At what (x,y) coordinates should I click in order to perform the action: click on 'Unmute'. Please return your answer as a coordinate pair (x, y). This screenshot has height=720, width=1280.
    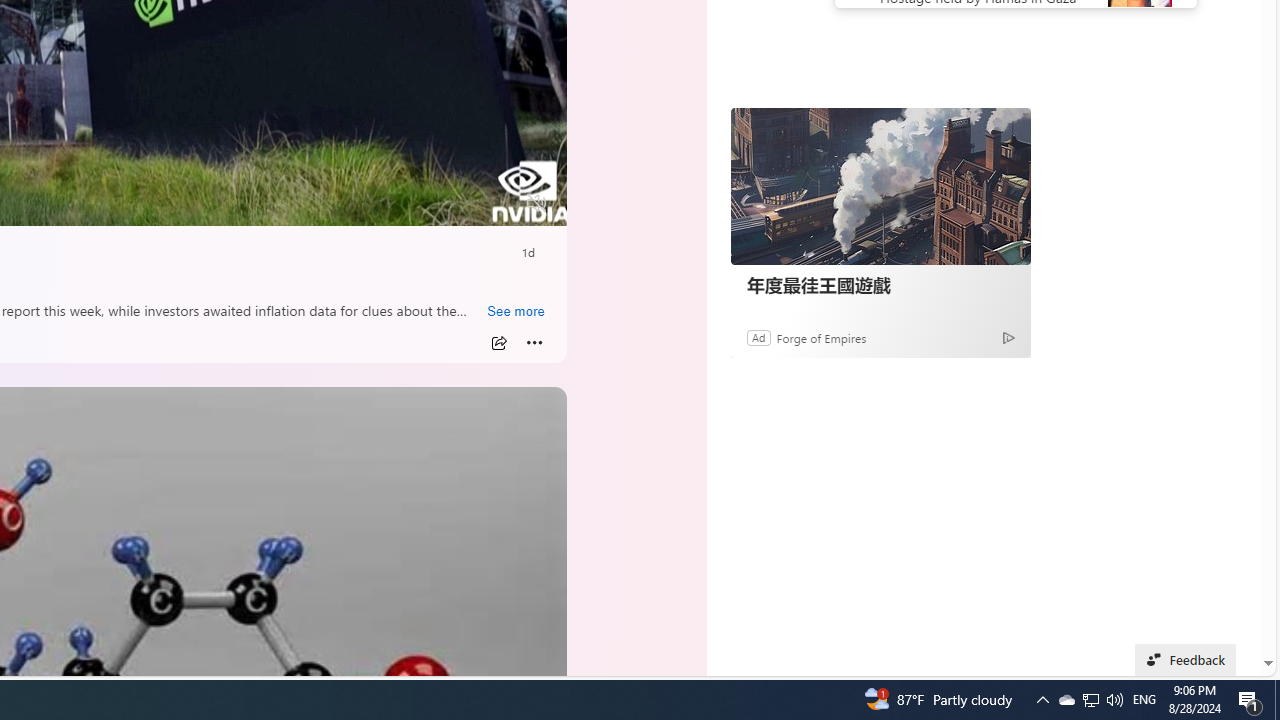
    Looking at the image, I should click on (536, 203).